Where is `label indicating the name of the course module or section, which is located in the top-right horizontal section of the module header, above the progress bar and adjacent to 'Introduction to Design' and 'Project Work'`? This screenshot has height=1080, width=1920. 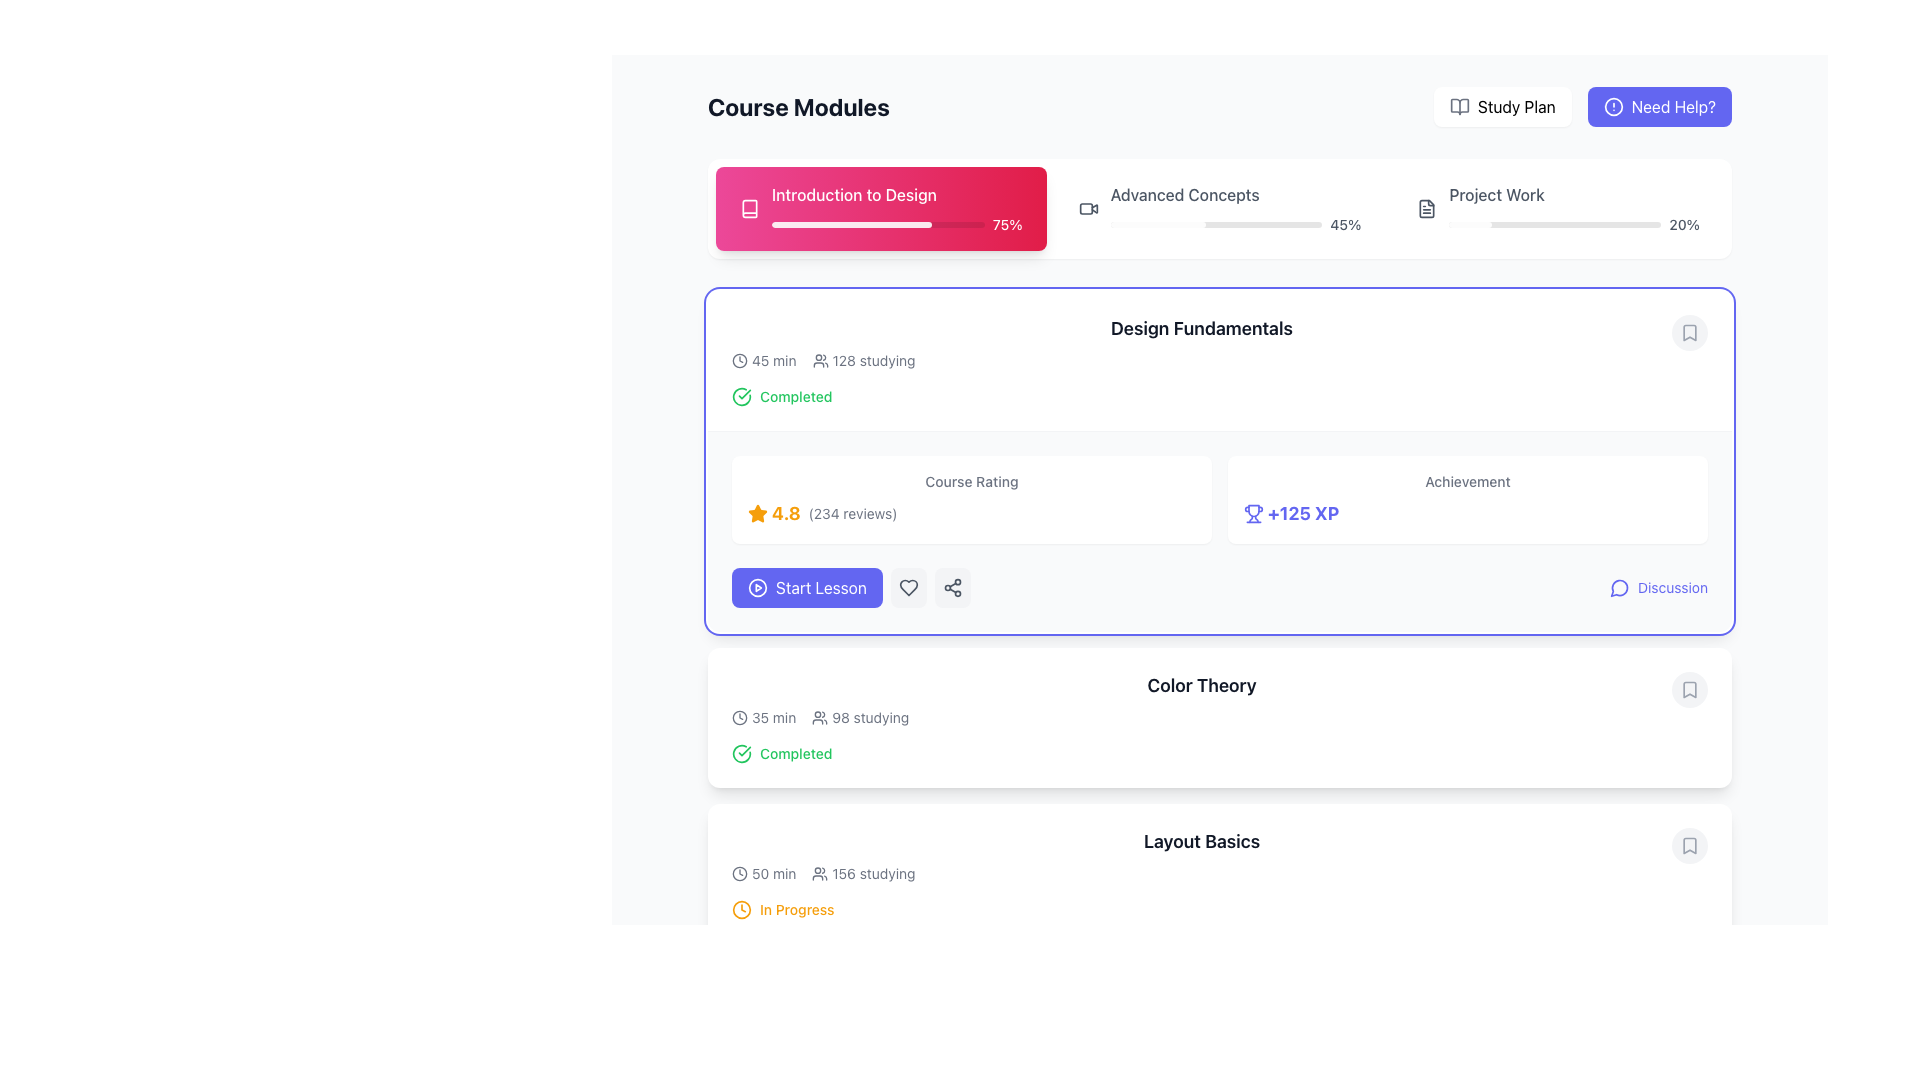 label indicating the name of the course module or section, which is located in the top-right horizontal section of the module header, above the progress bar and adjacent to 'Introduction to Design' and 'Project Work' is located at coordinates (1235, 195).